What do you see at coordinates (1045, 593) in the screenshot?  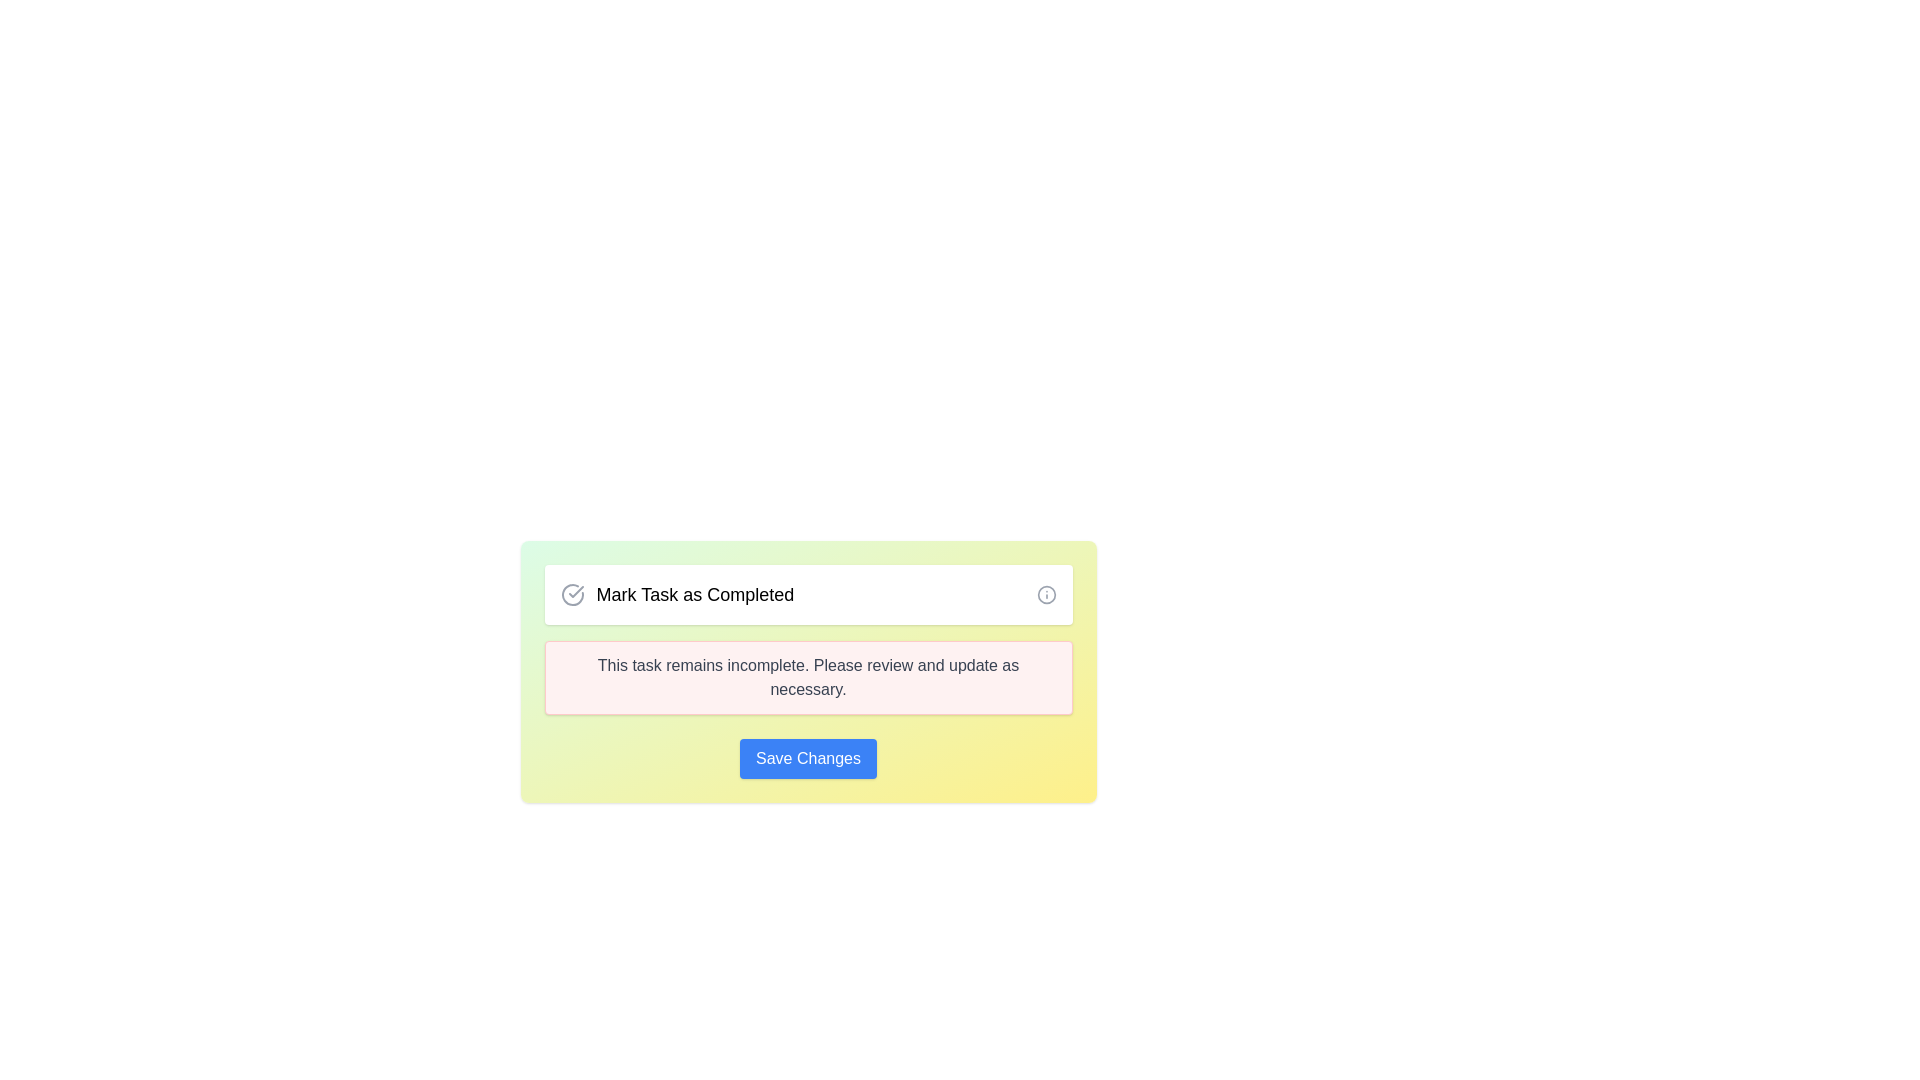 I see `the circular Information Icon with a gray color and an 'i' symbol, located on the rightmost side of the 'Mark Task as Completed' component` at bounding box center [1045, 593].